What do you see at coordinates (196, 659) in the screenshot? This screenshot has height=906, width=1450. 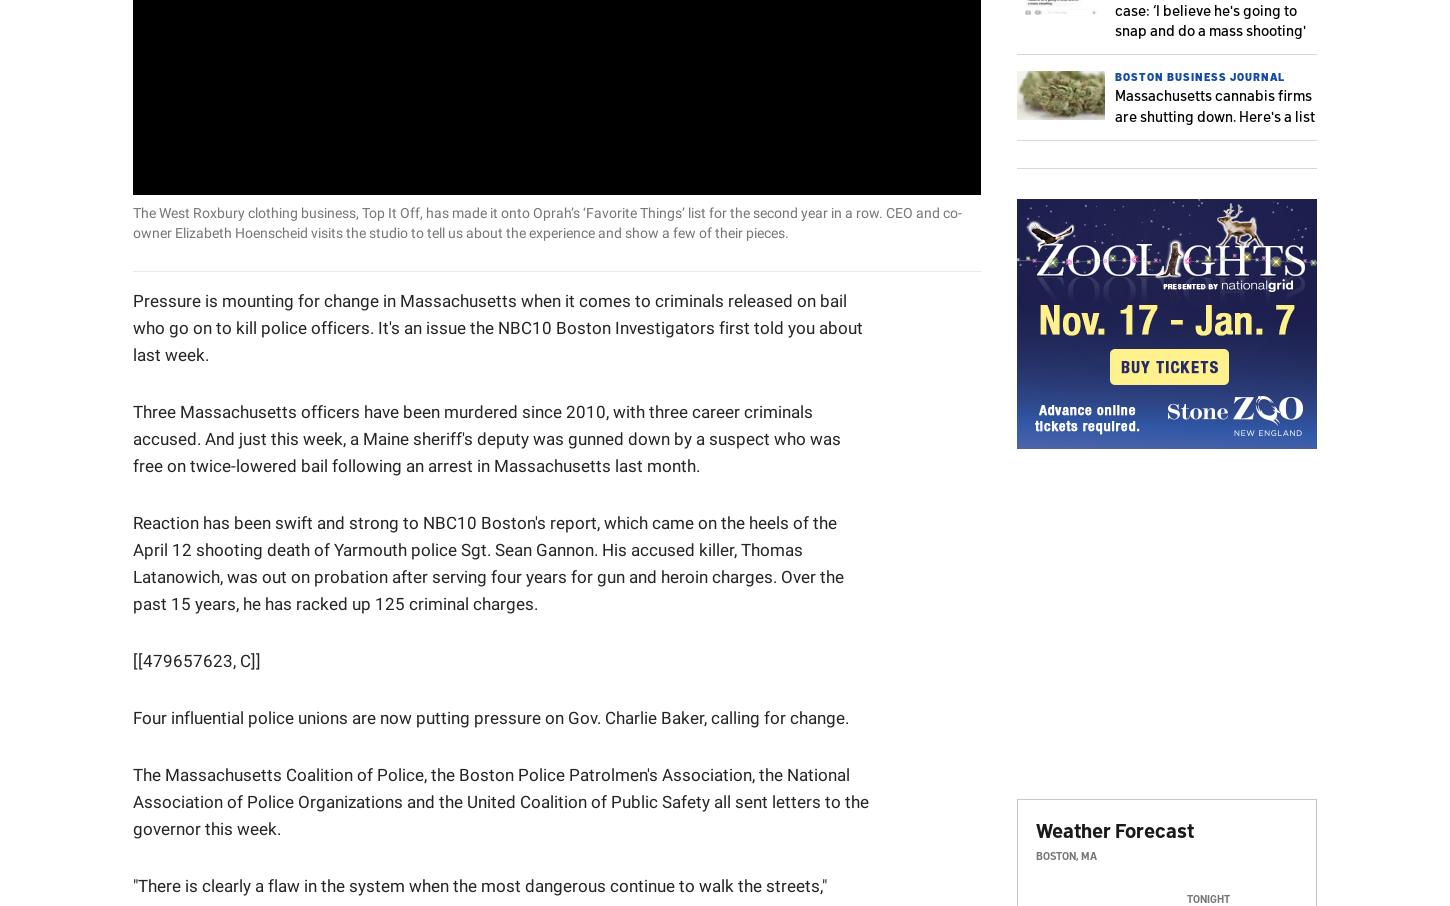 I see `'[[479657623, C]]'` at bounding box center [196, 659].